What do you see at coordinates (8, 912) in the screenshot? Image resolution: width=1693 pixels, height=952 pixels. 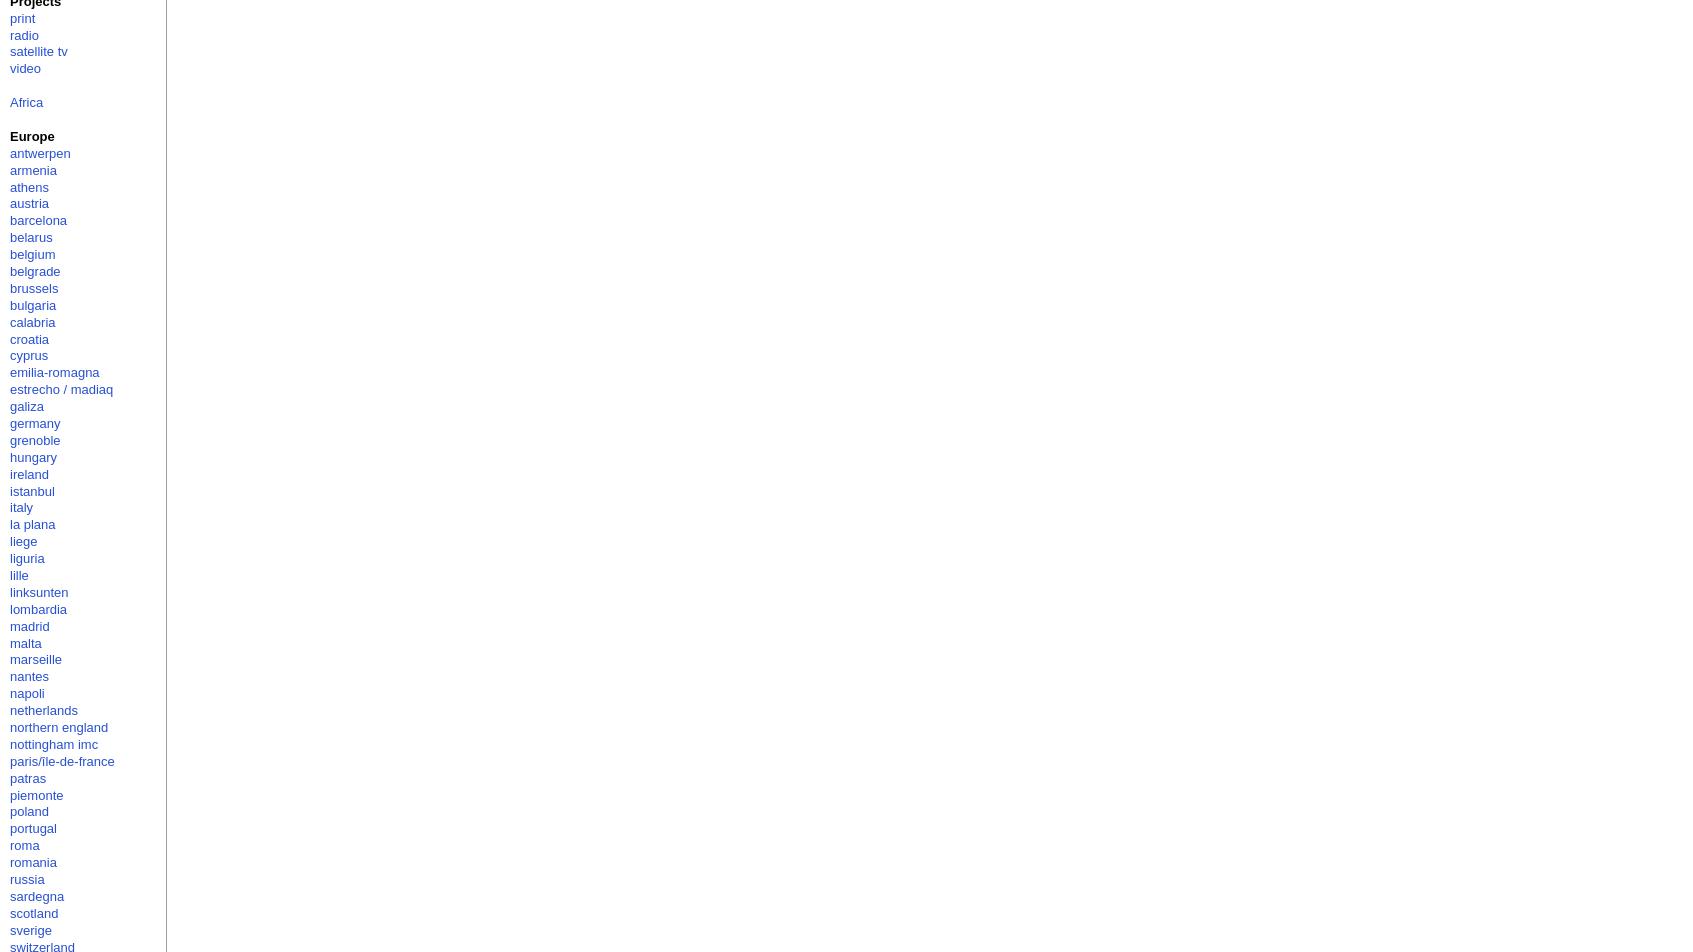 I see `'scotland'` at bounding box center [8, 912].